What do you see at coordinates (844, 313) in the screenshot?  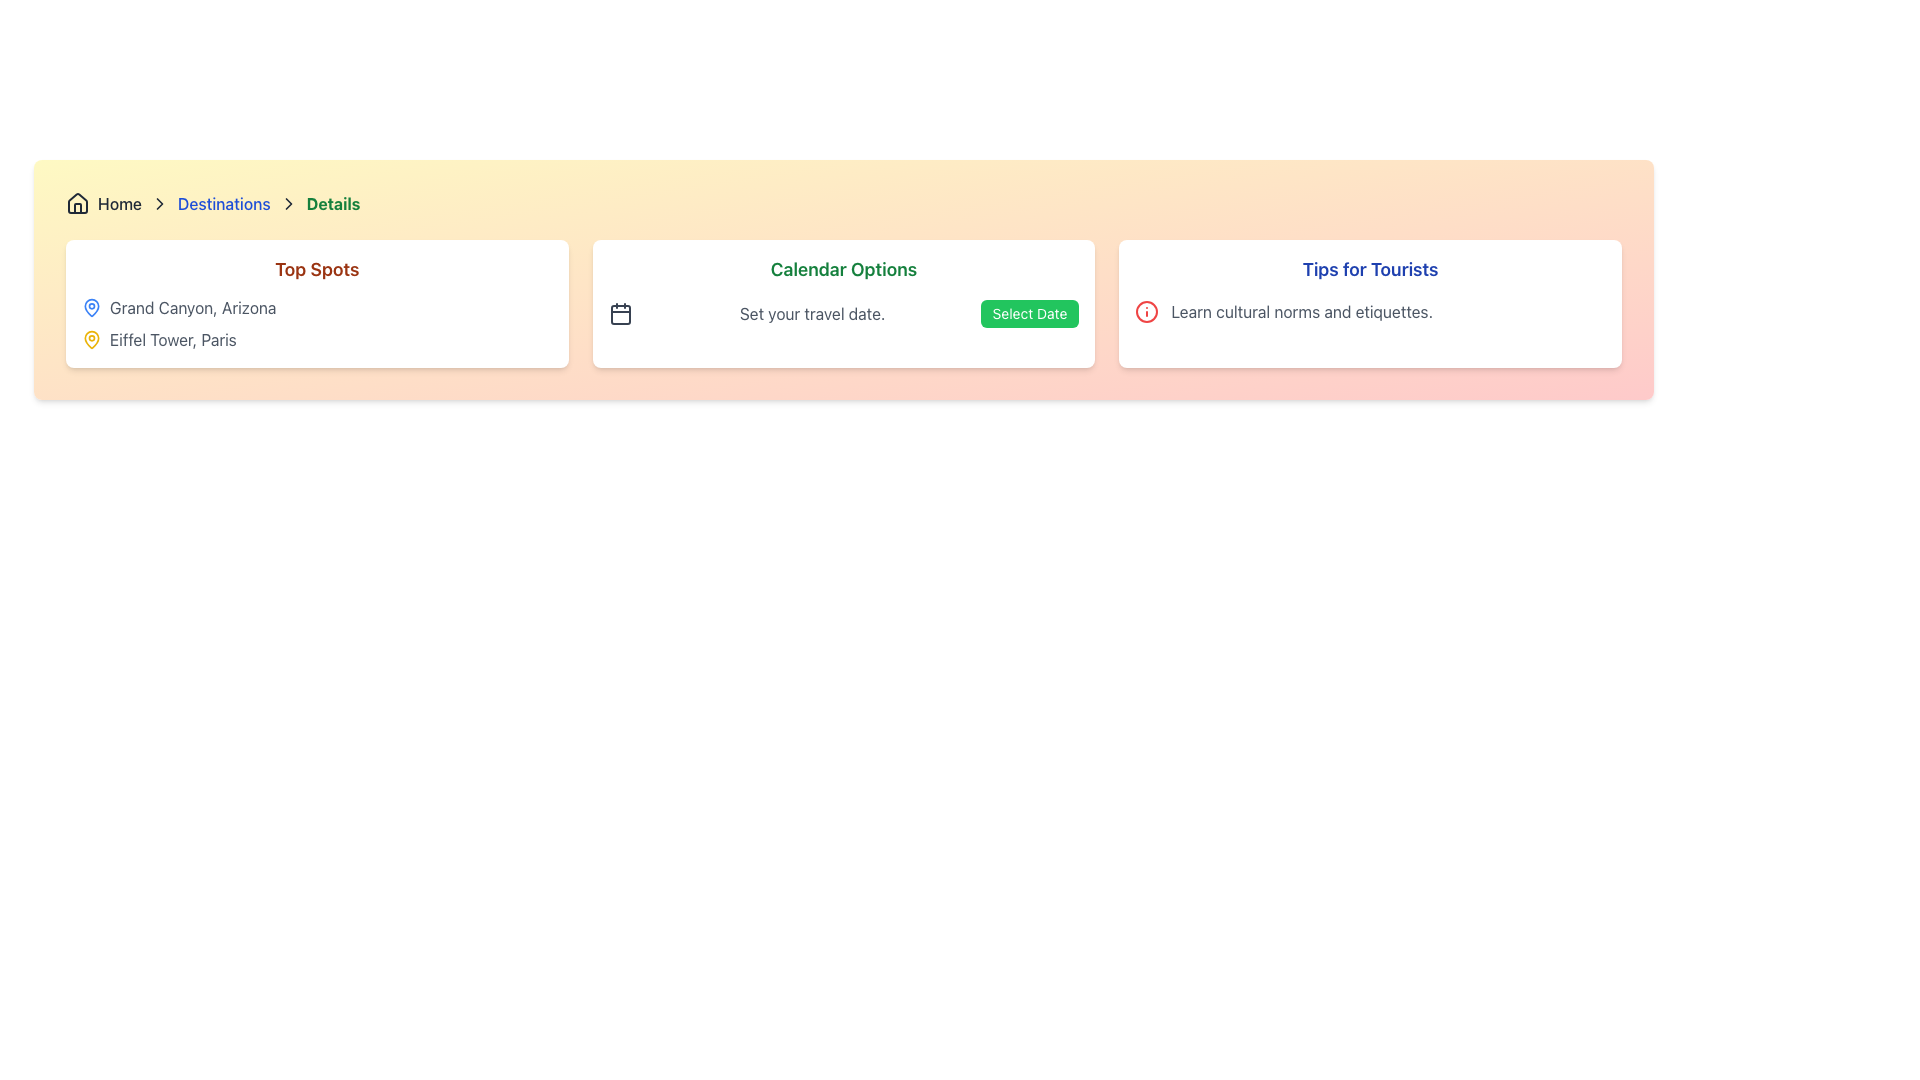 I see `instruction text from the 'Calendar Options' panel, which contains a calendar icon and a button for setting a travel date` at bounding box center [844, 313].